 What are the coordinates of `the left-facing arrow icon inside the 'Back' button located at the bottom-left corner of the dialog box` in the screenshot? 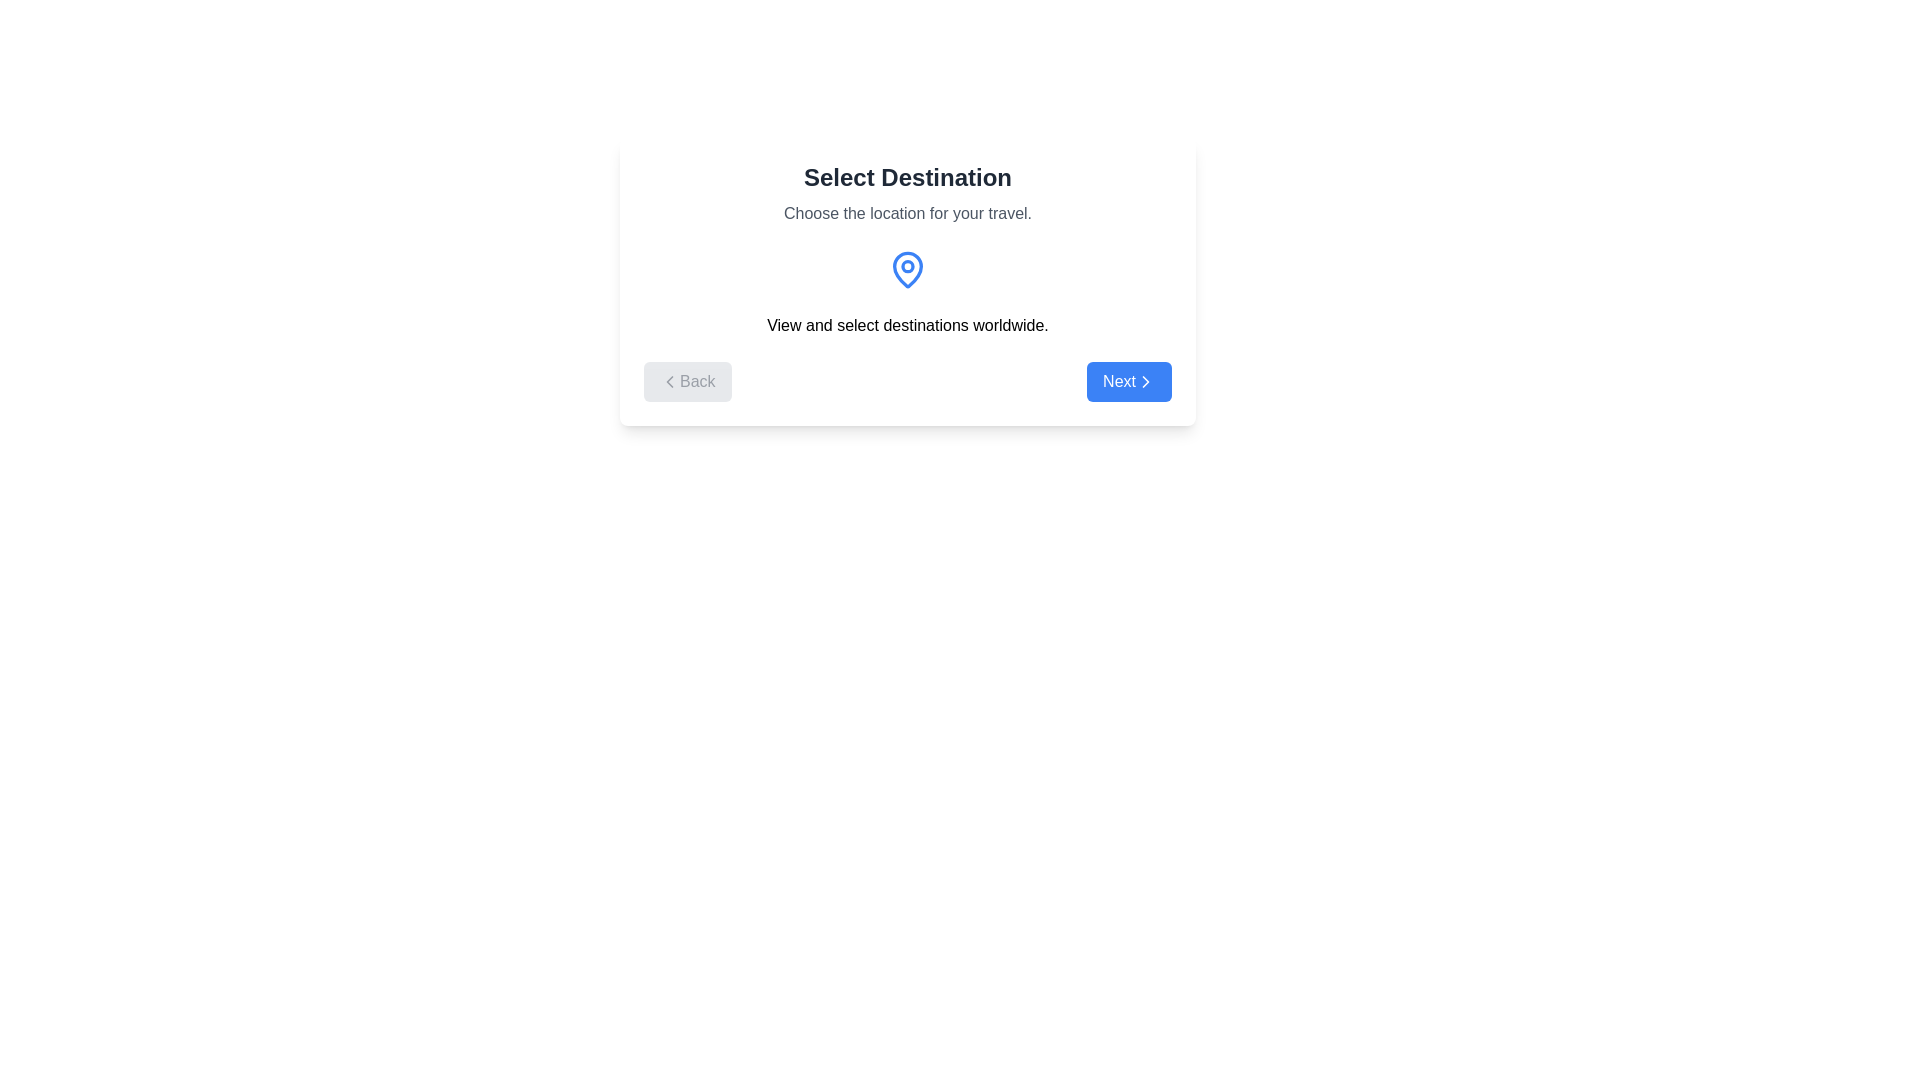 It's located at (670, 381).